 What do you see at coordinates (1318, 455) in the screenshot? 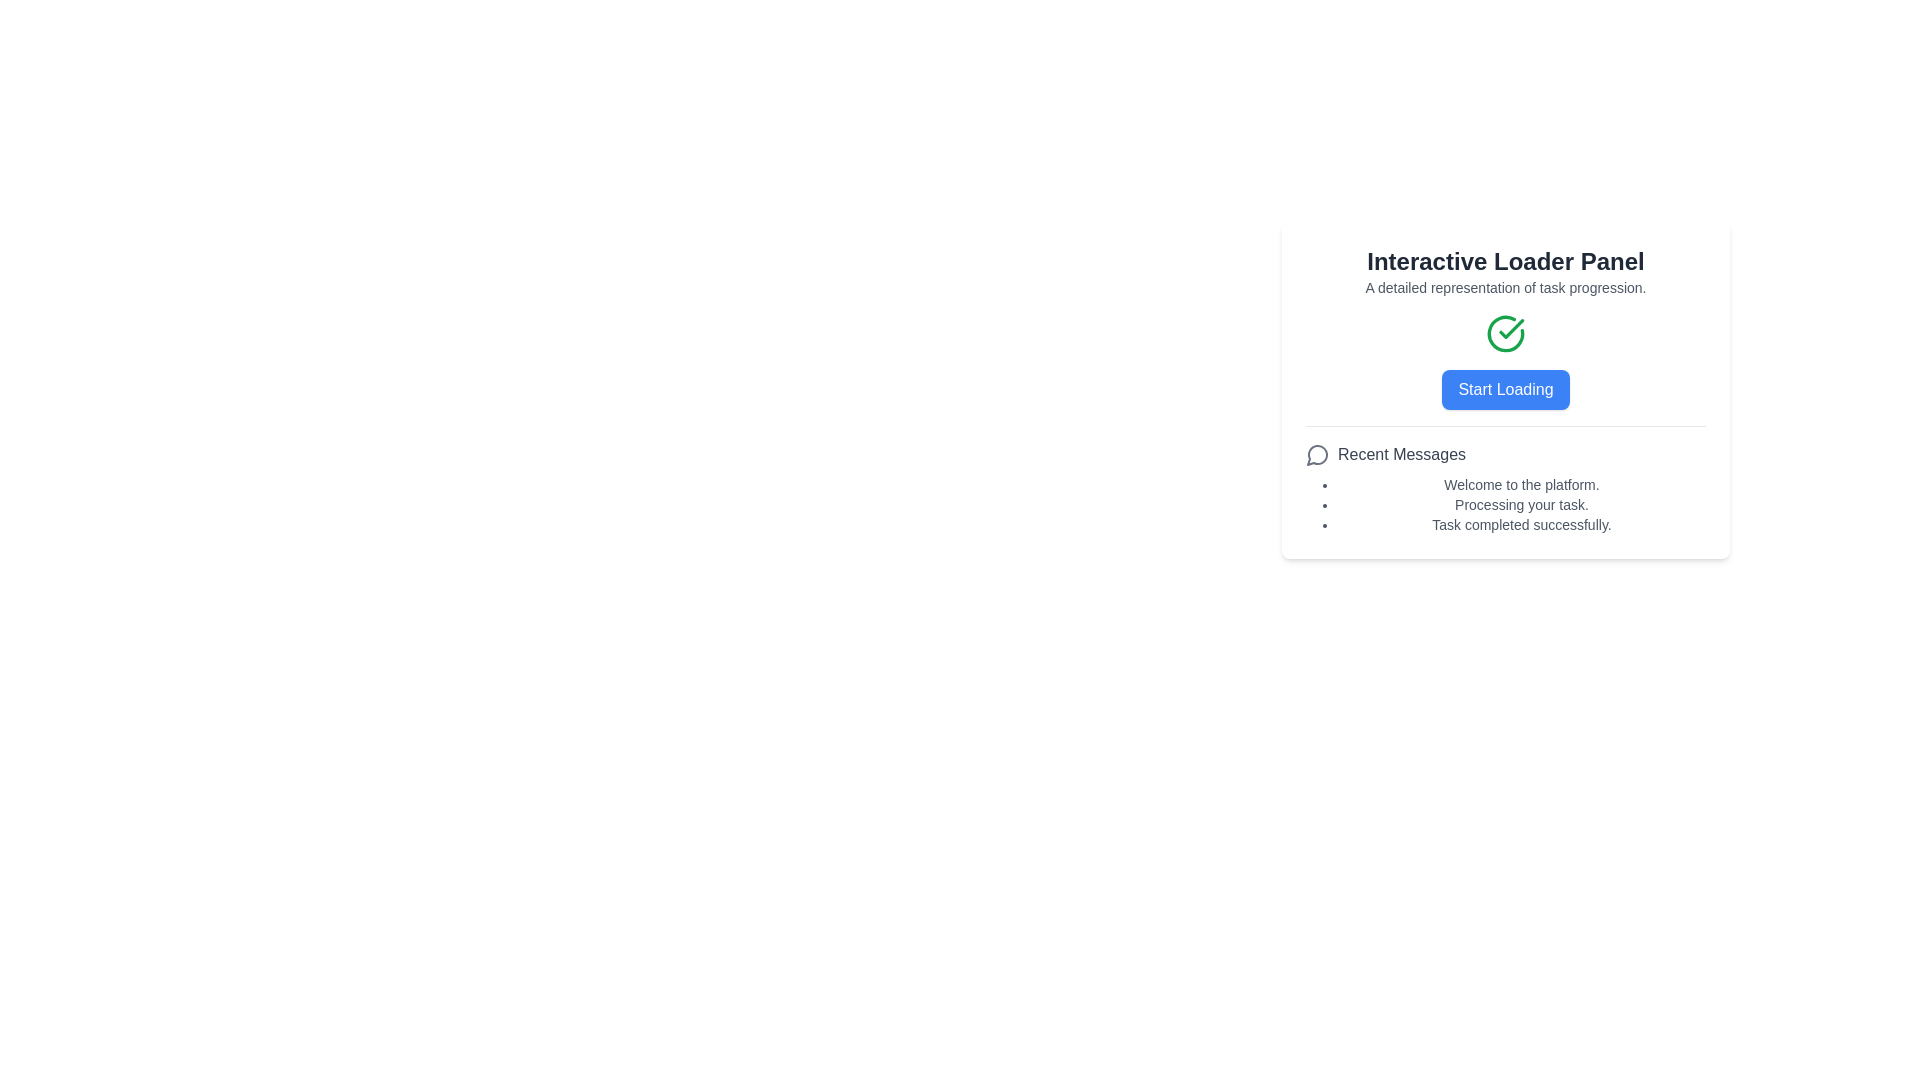
I see `the speech bubble icon, which is gray and located` at bounding box center [1318, 455].